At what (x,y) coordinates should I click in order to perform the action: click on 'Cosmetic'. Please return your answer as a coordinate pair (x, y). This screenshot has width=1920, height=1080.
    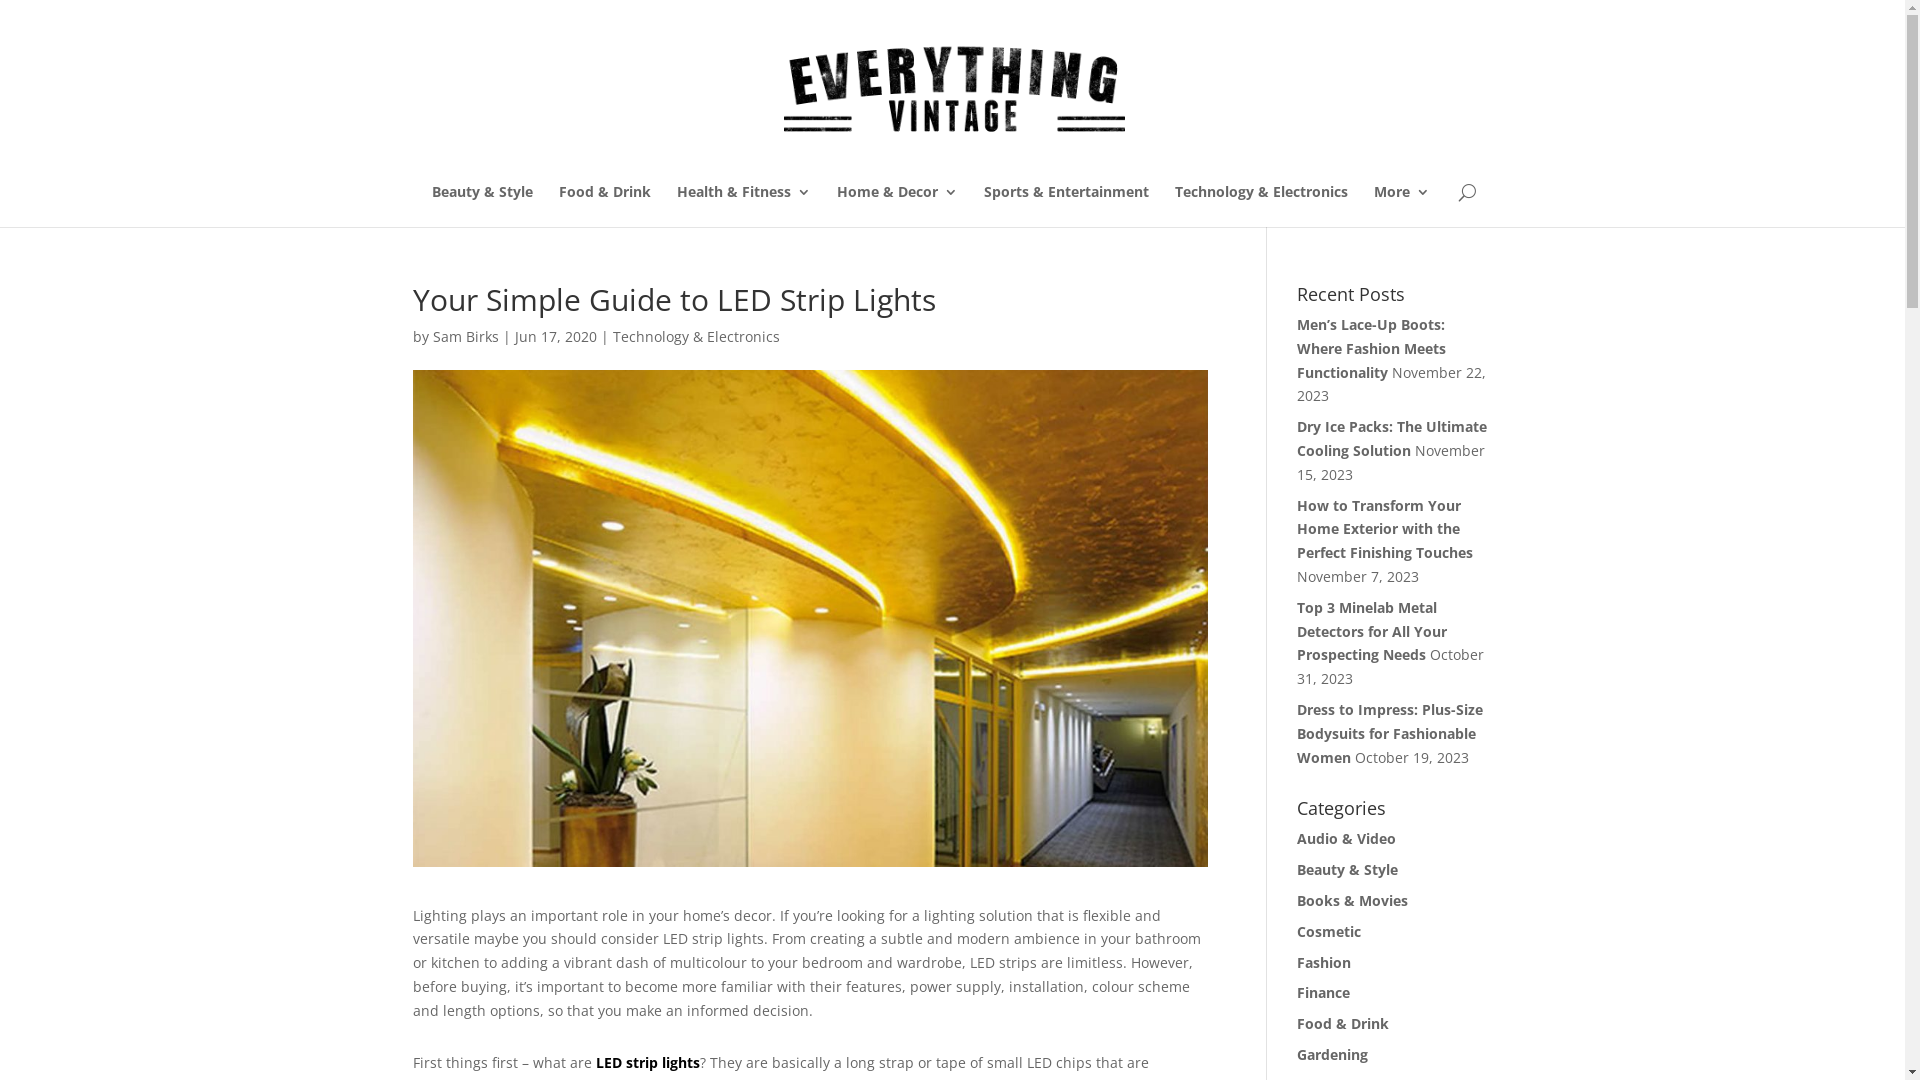
    Looking at the image, I should click on (1329, 931).